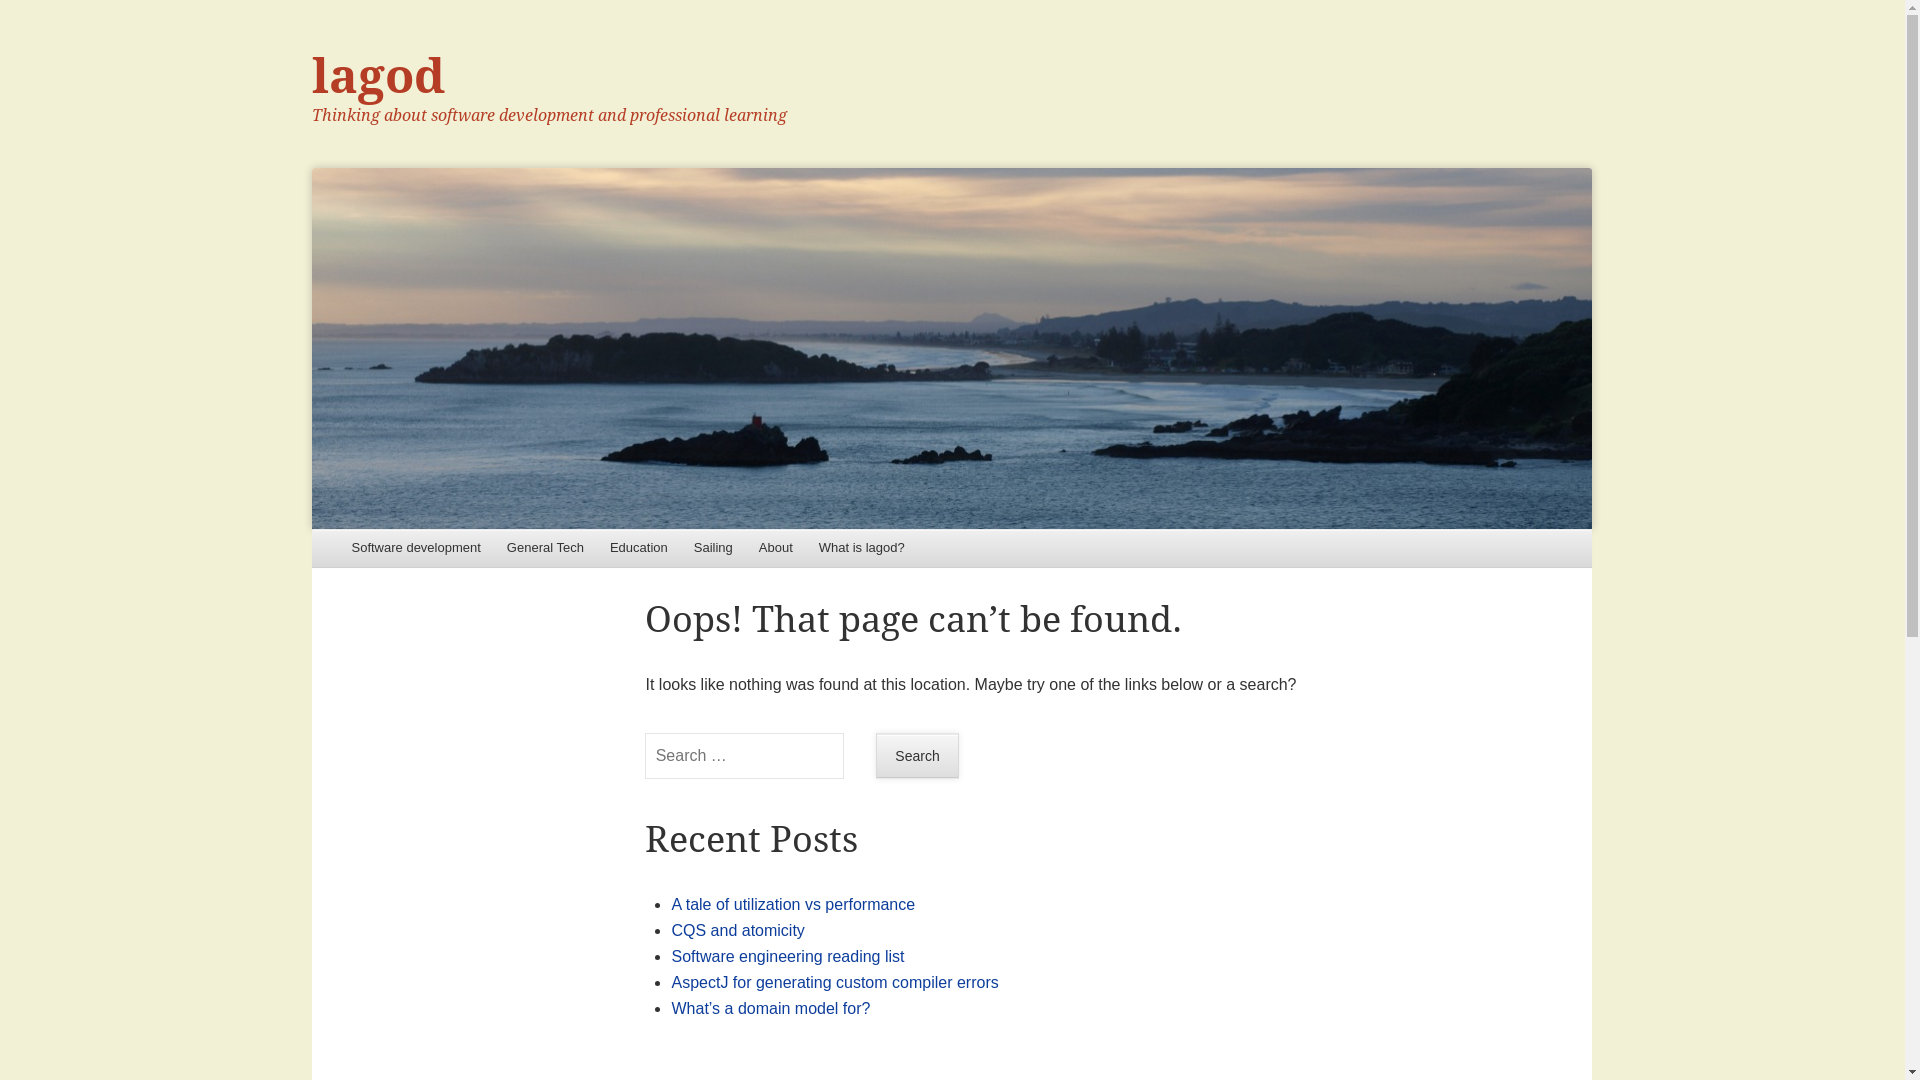 The width and height of the screenshot is (1920, 1080). I want to click on 'lagod', so click(950, 347).